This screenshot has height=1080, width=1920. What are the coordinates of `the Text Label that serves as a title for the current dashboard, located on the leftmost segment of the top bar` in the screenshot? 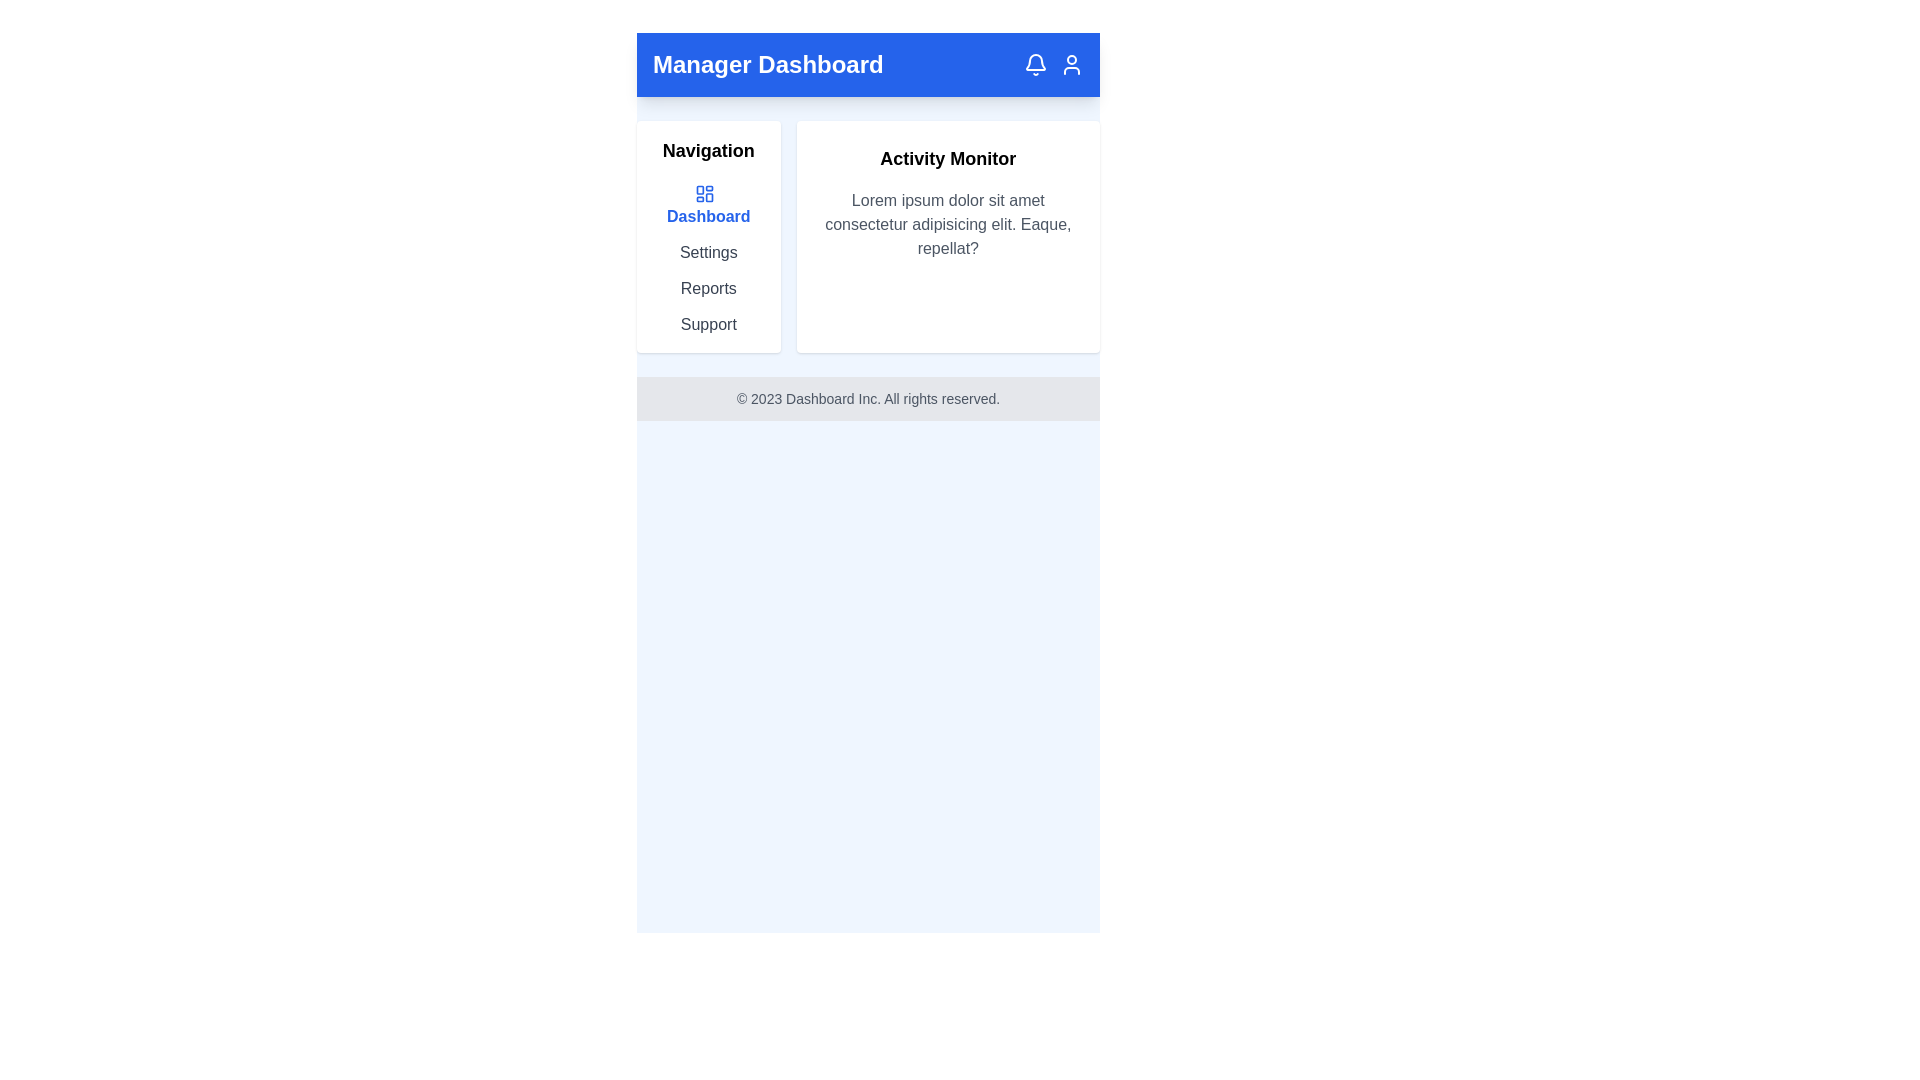 It's located at (767, 64).